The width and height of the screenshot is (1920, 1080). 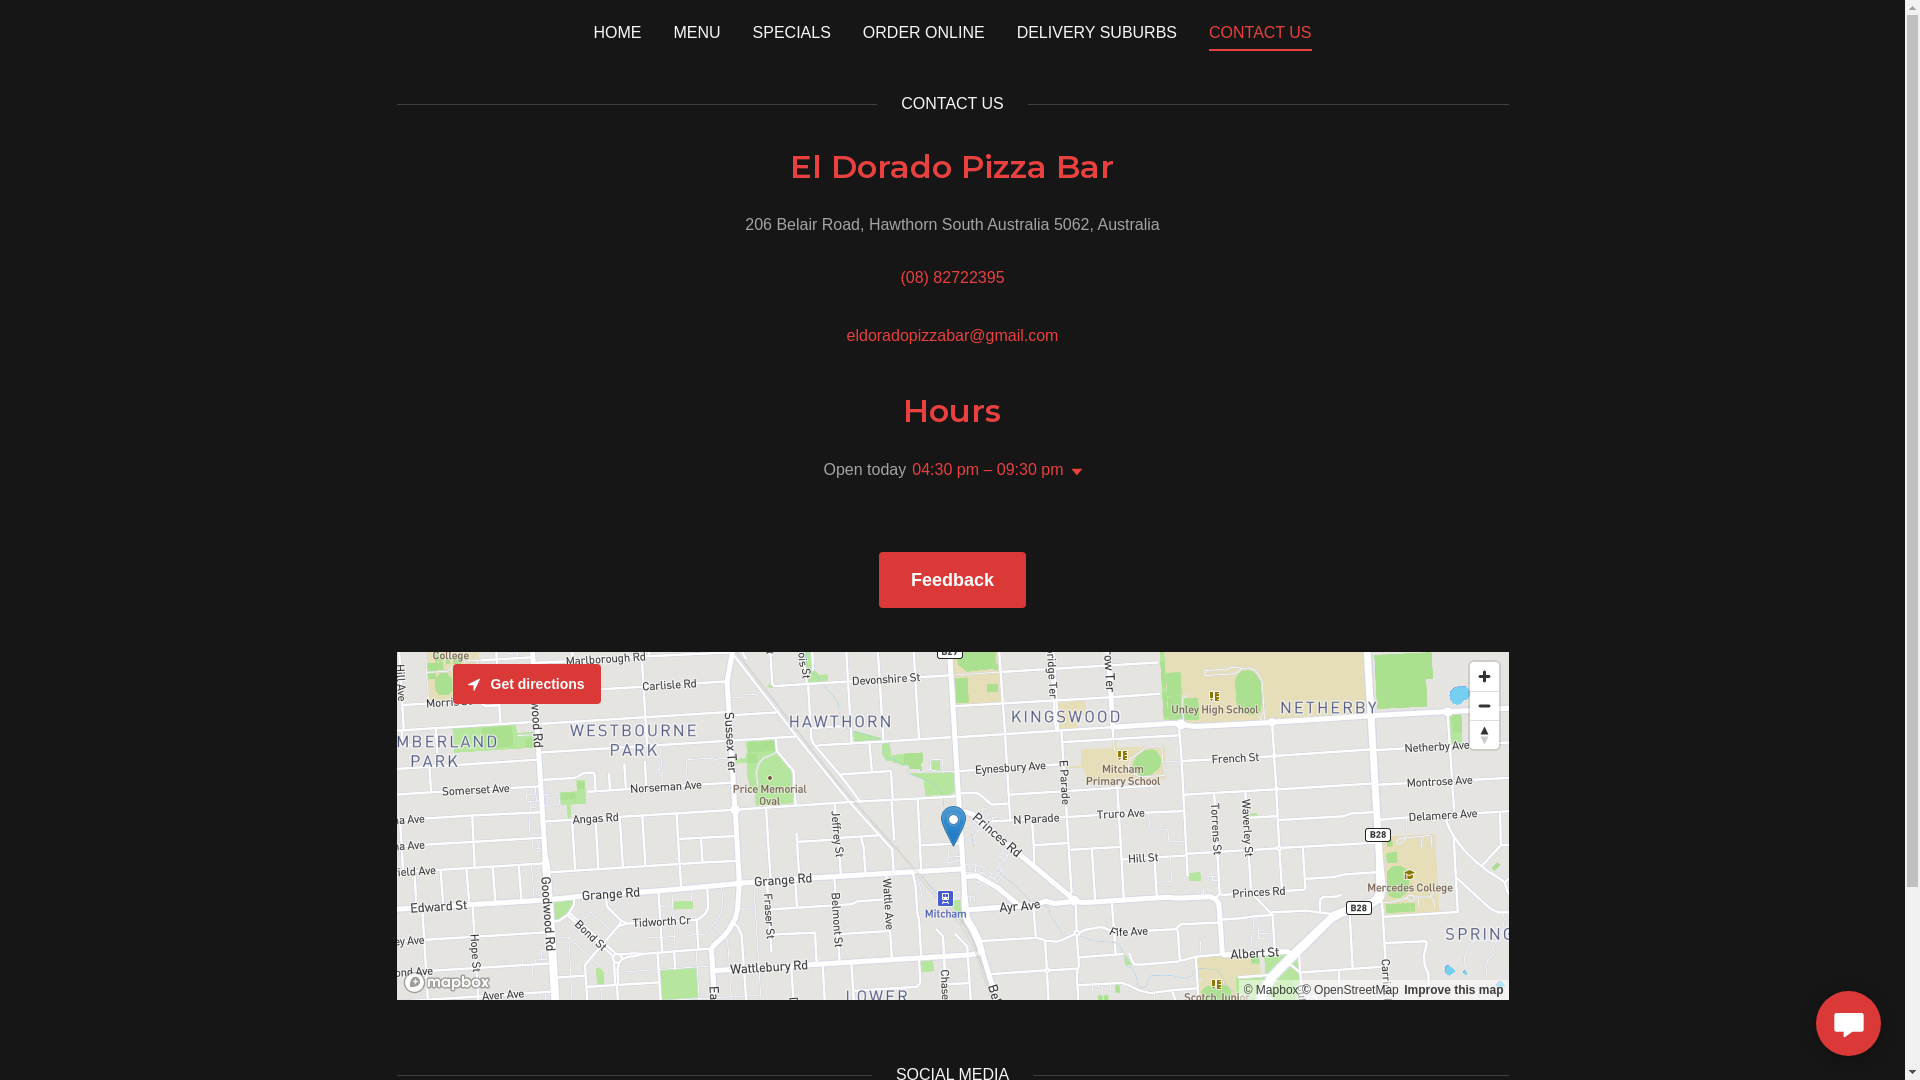 What do you see at coordinates (1453, 990) in the screenshot?
I see `'Improve this map'` at bounding box center [1453, 990].